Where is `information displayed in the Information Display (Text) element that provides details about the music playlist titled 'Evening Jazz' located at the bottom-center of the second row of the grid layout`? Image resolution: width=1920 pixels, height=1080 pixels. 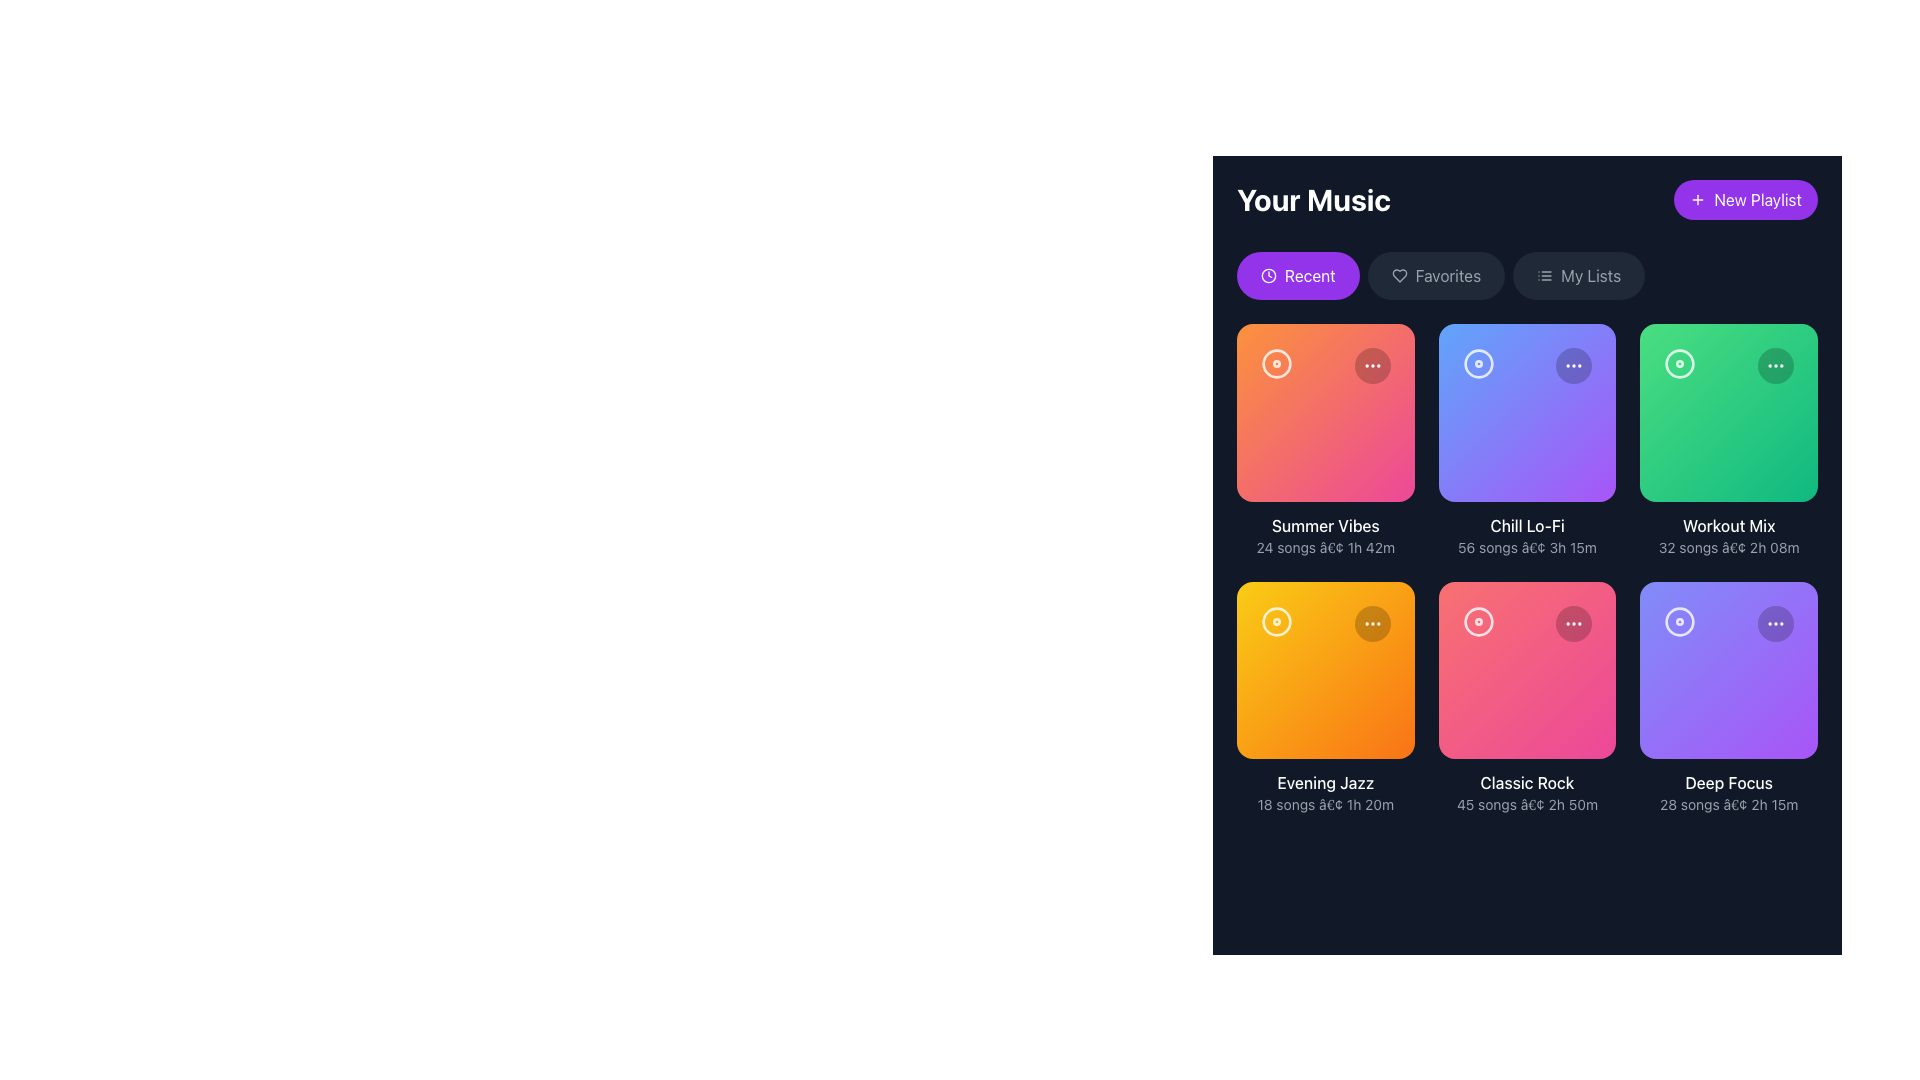 information displayed in the Information Display (Text) element that provides details about the music playlist titled 'Evening Jazz' located at the bottom-center of the second row of the grid layout is located at coordinates (1325, 792).